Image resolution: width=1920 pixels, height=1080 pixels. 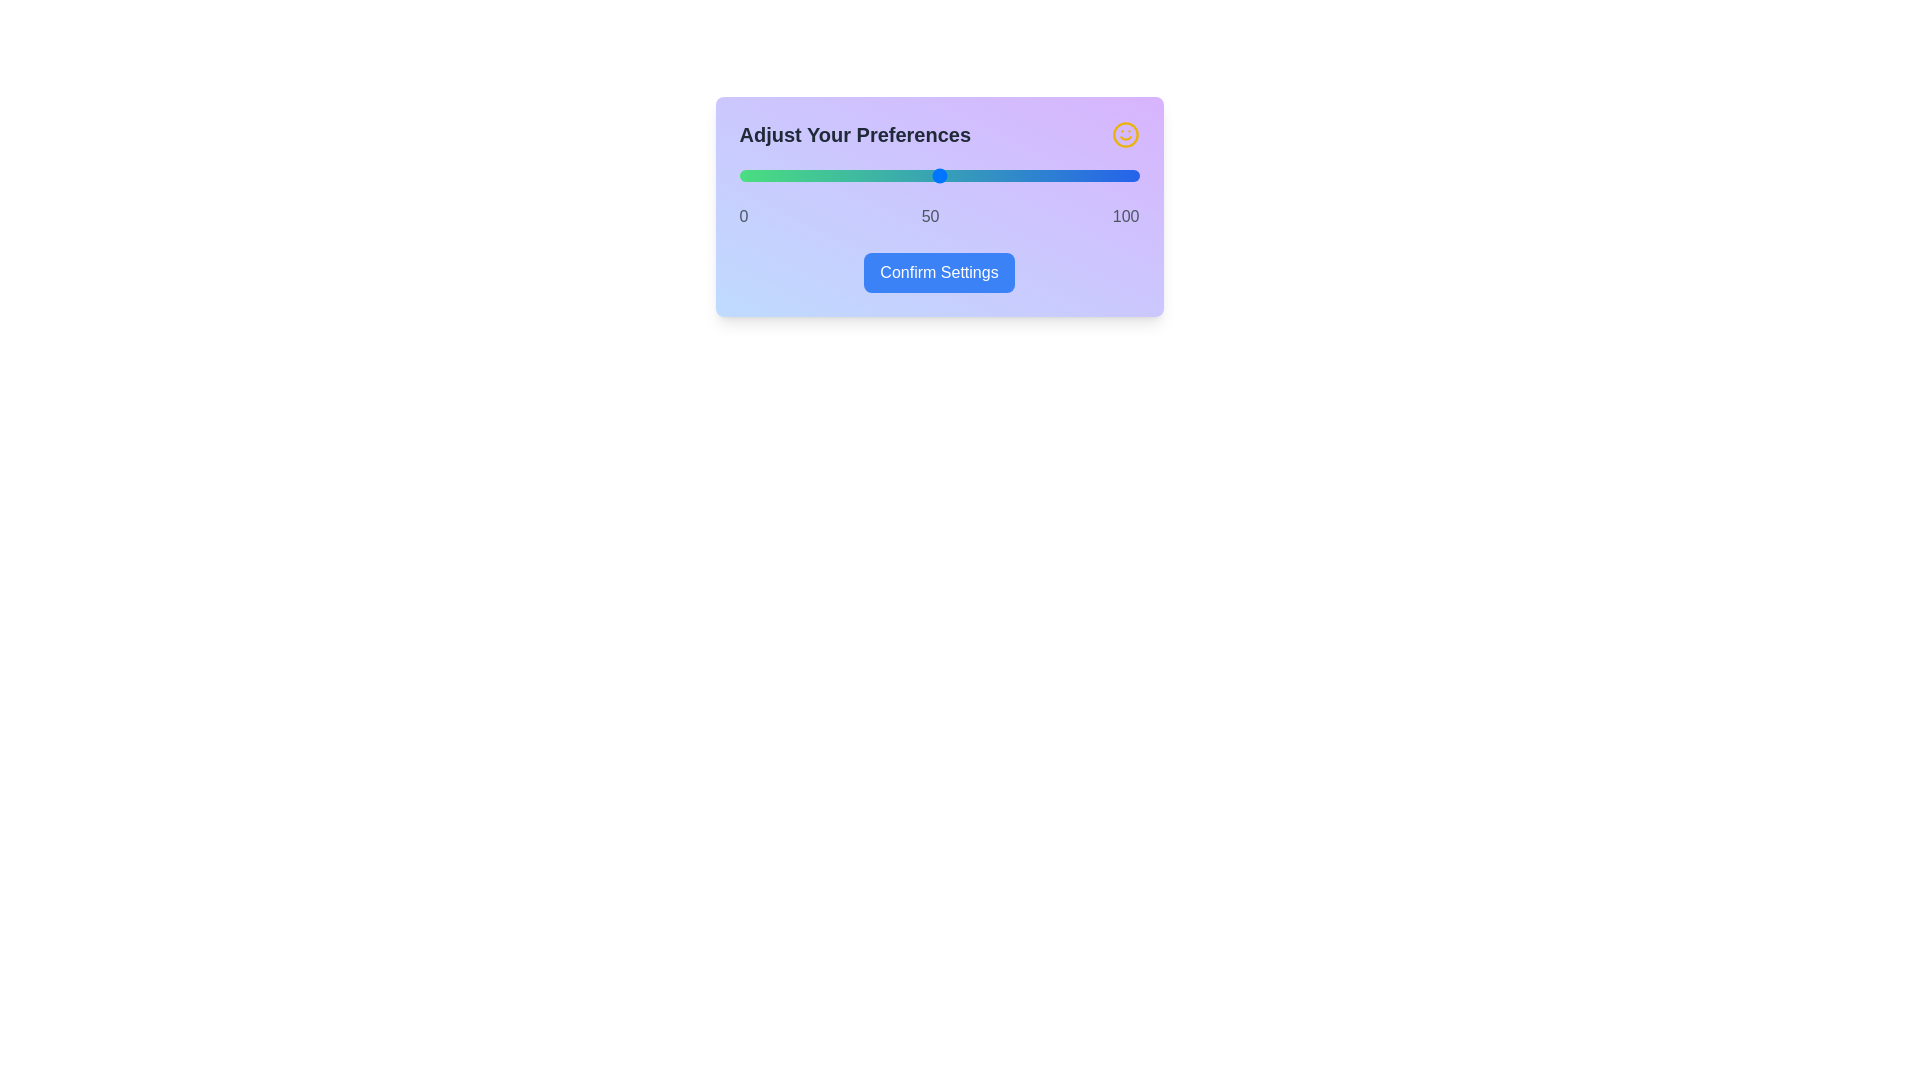 I want to click on the slider to set the value to 73, so click(x=1031, y=175).